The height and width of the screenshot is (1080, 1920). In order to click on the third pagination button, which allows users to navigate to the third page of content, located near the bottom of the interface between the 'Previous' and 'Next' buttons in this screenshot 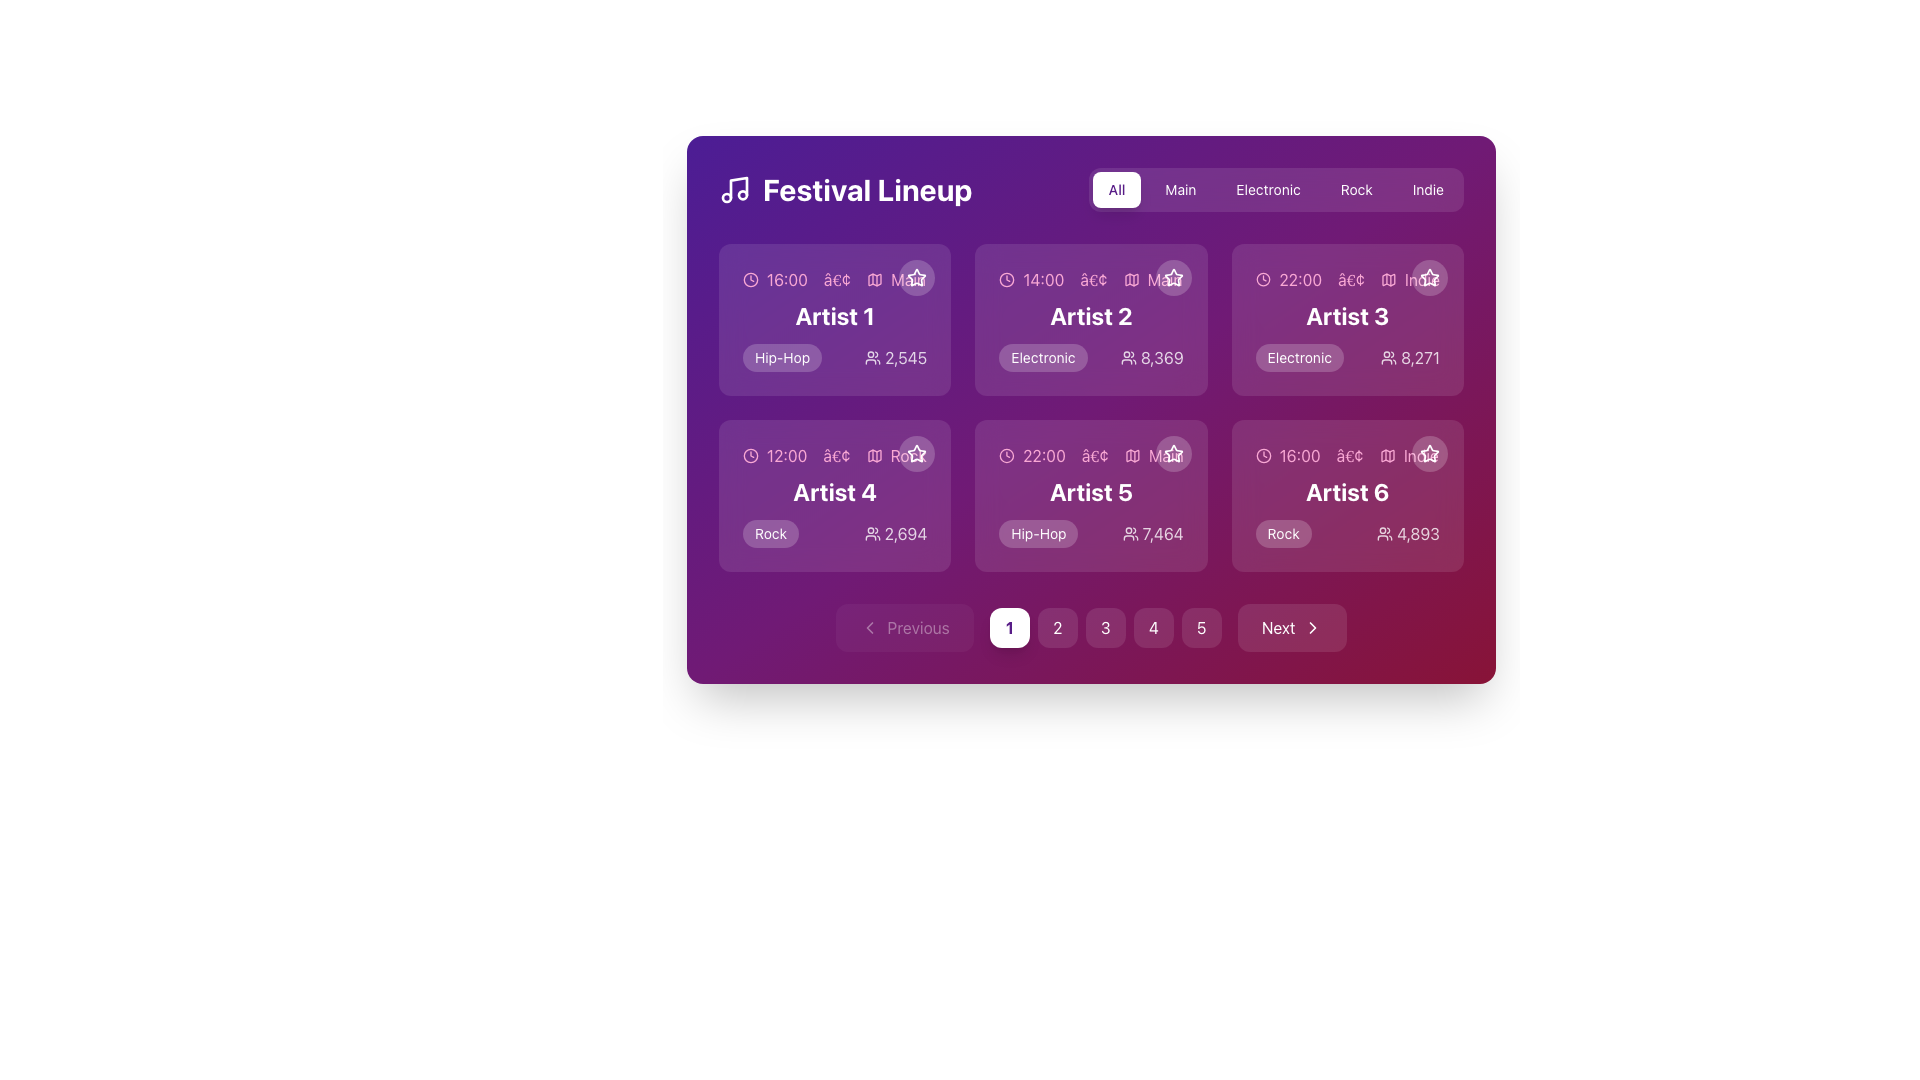, I will do `click(1104, 627)`.